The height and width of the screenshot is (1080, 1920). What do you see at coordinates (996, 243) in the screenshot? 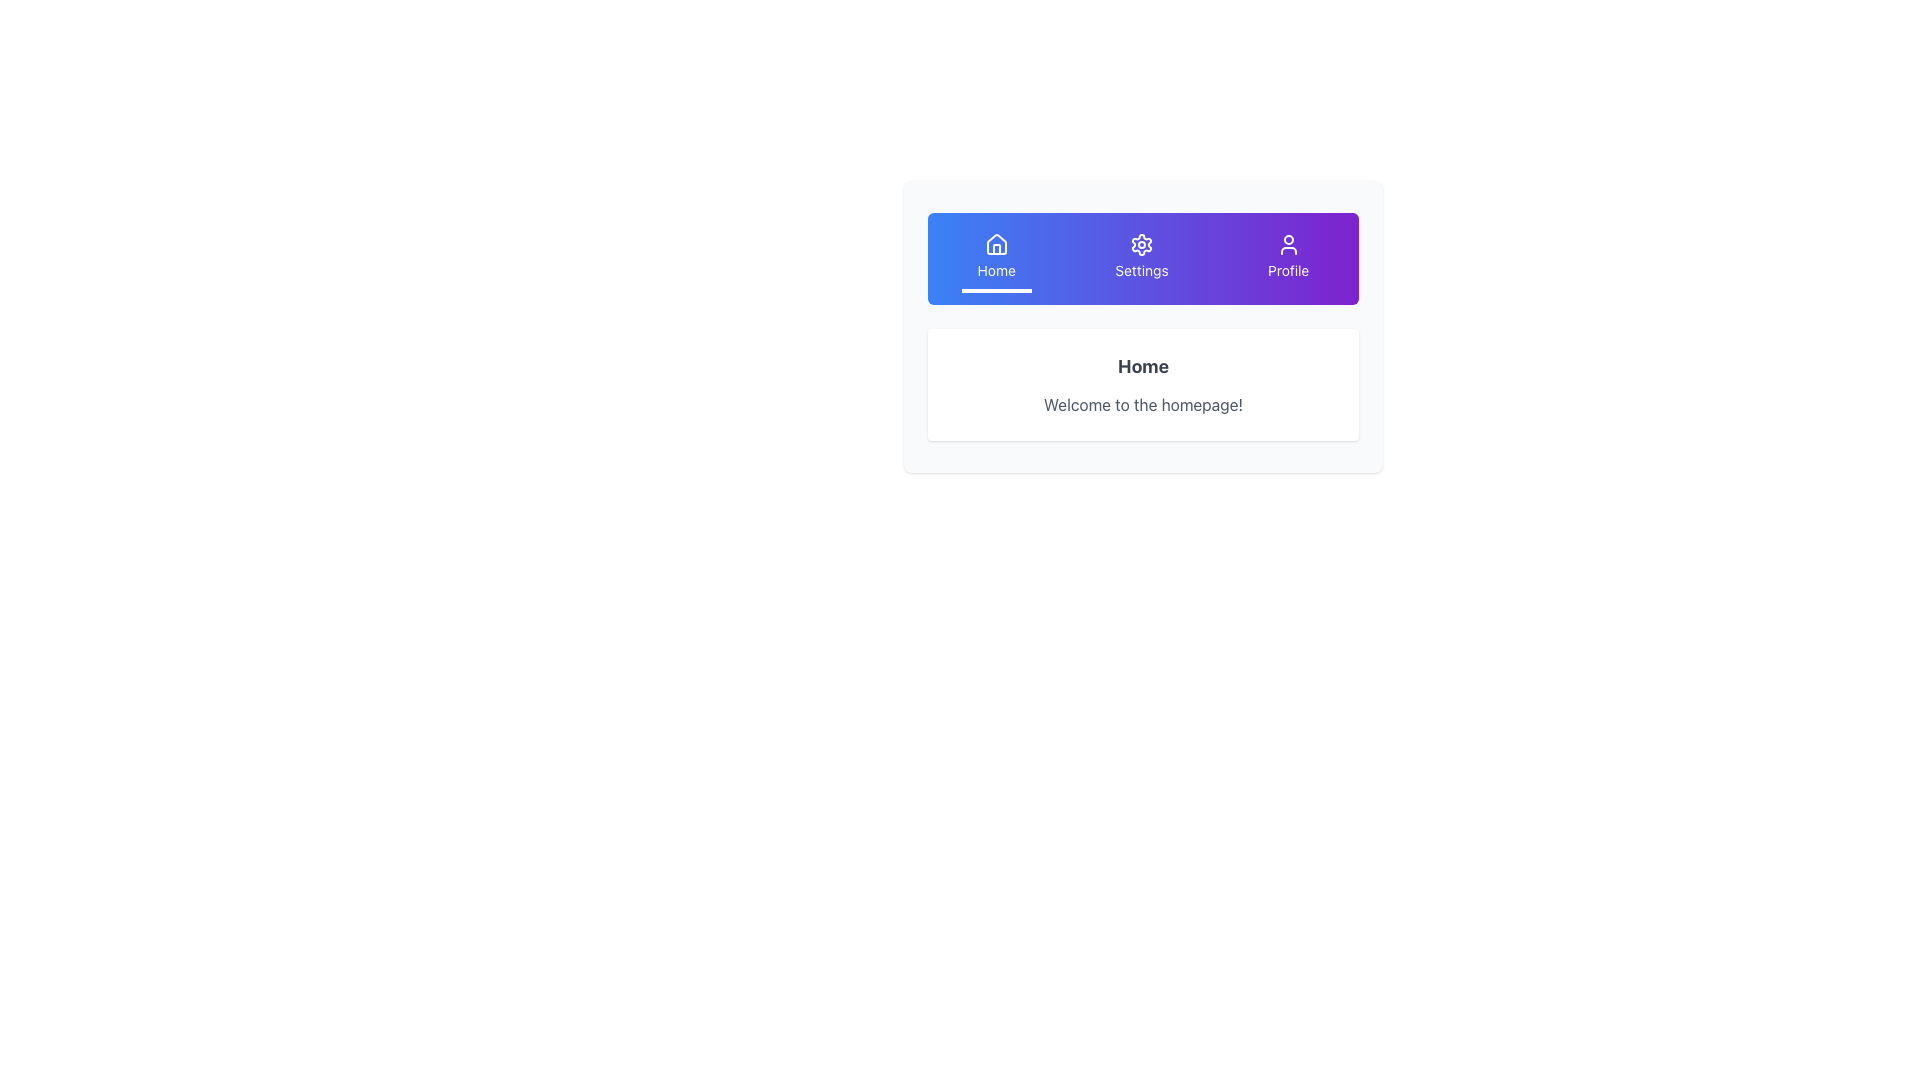
I see `the 'Home' icon located in the blue section of the header bar, which is the leftmost icon representing the home page` at bounding box center [996, 243].